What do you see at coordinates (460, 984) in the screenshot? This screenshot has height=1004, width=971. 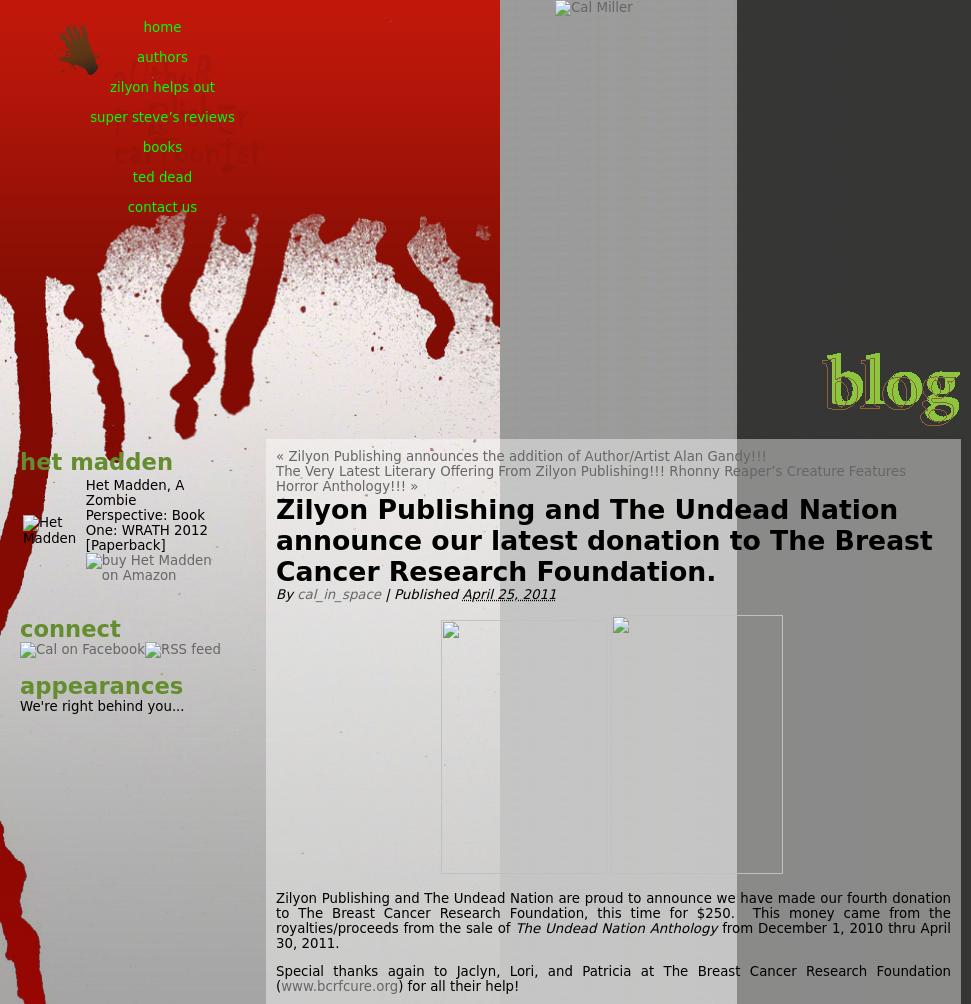 I see `') for all their help!'` at bounding box center [460, 984].